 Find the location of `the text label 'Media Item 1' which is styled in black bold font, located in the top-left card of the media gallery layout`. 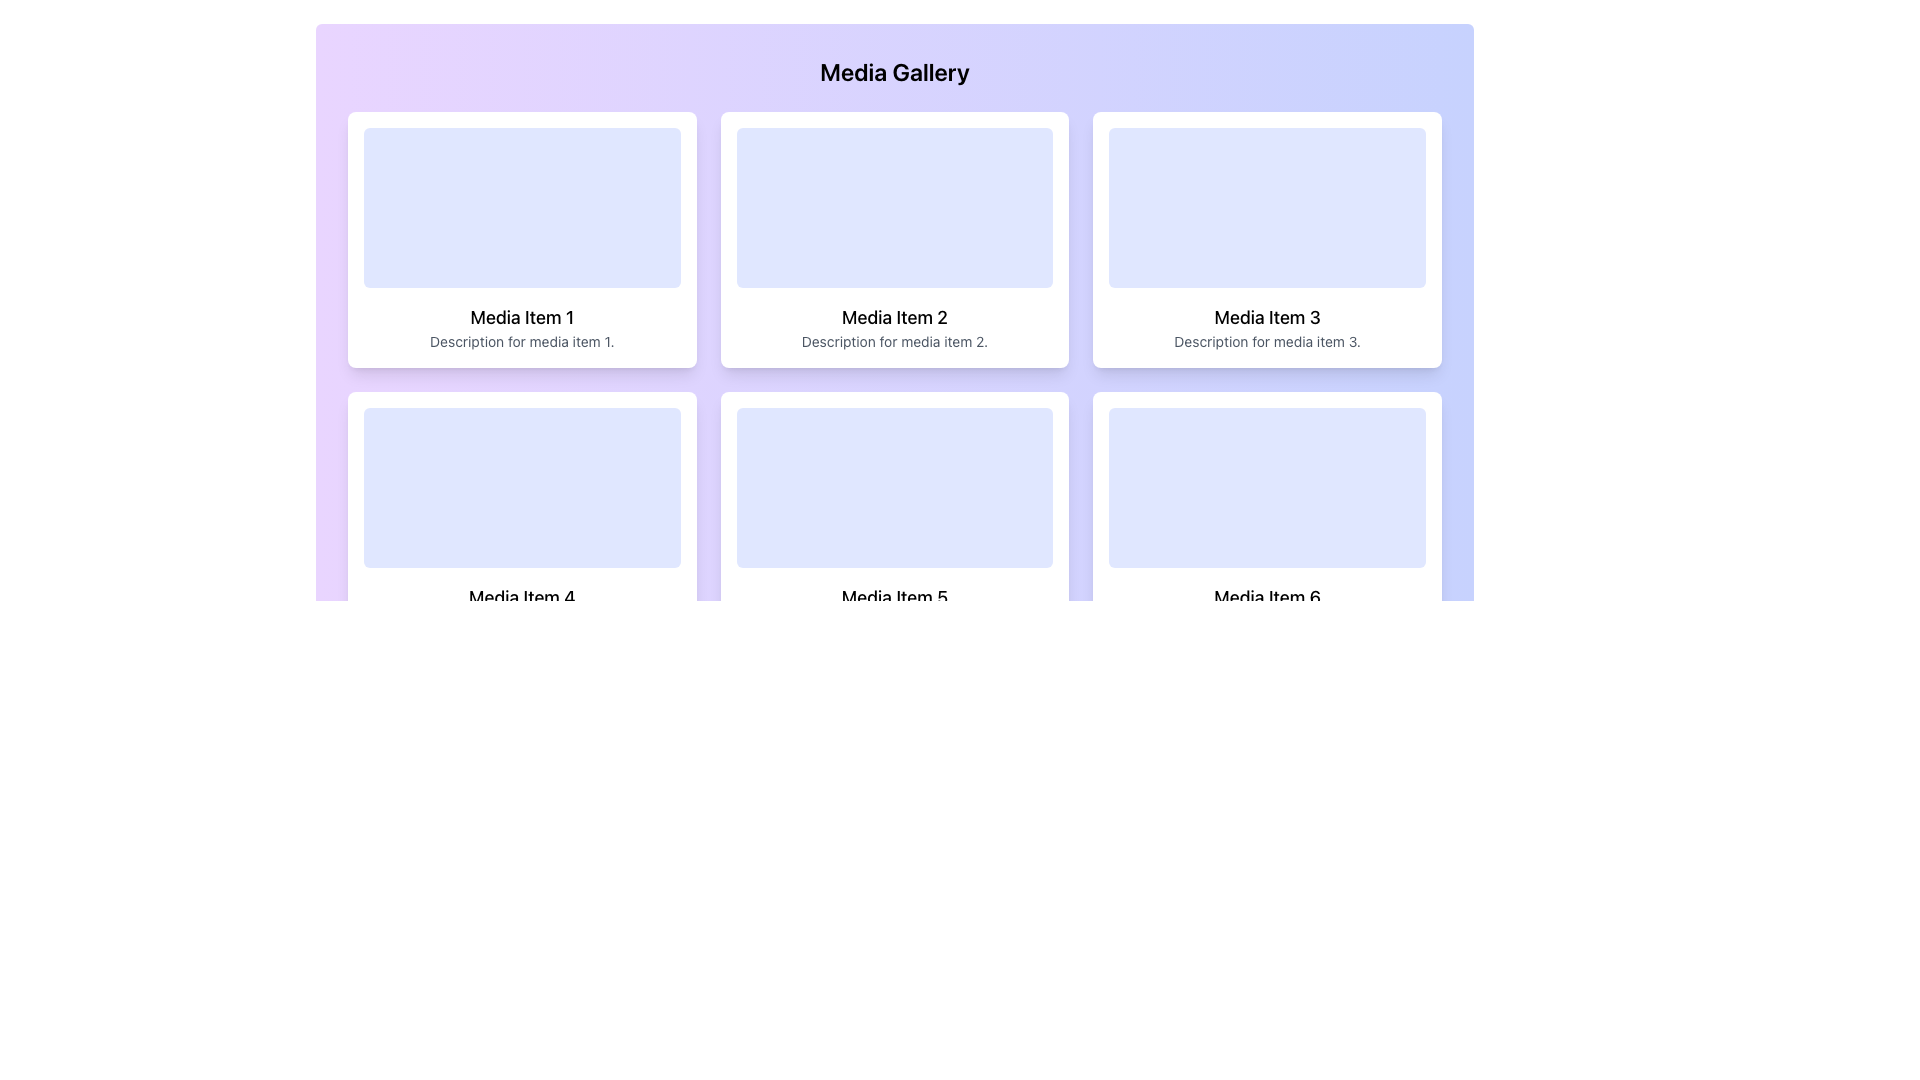

the text label 'Media Item 1' which is styled in black bold font, located in the top-left card of the media gallery layout is located at coordinates (522, 316).